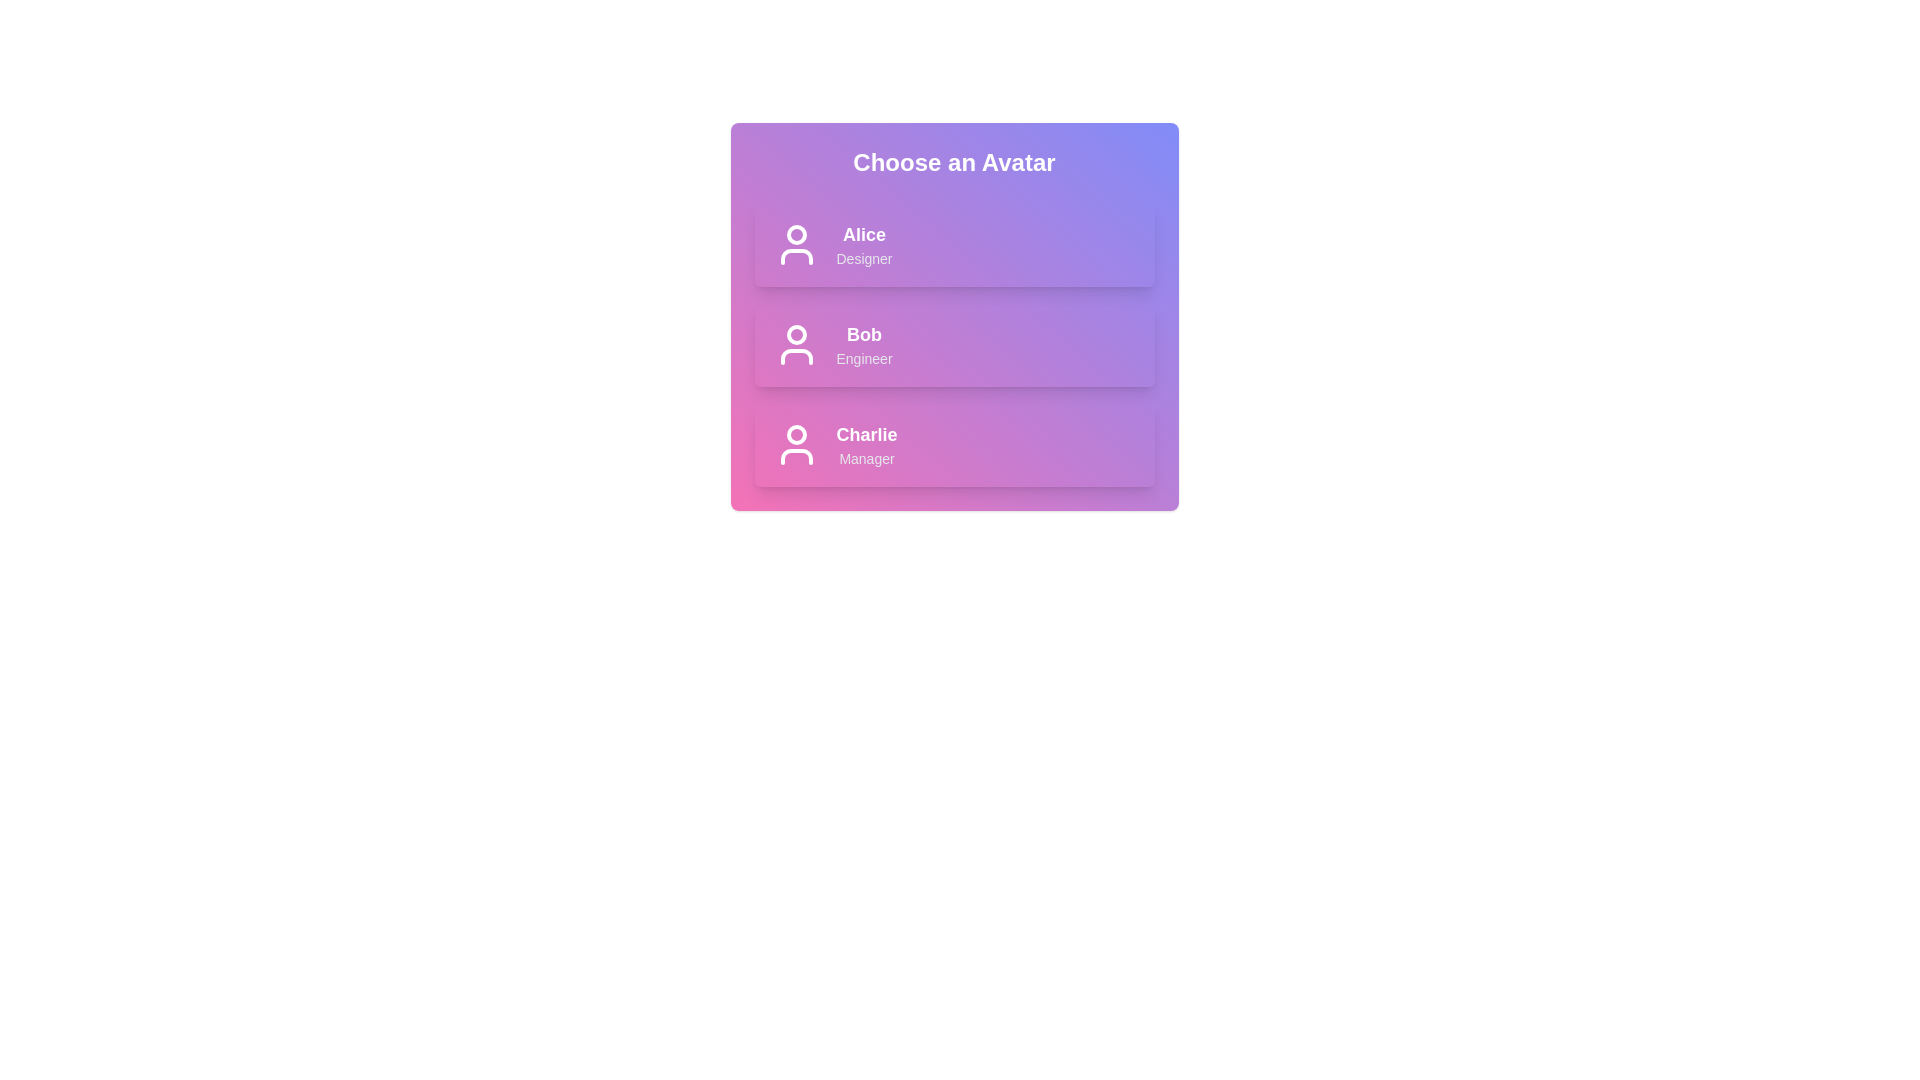 This screenshot has width=1920, height=1080. I want to click on the text label displaying 'Designer' in light gray, located below the name 'Alice' in the first list item of the card interface, so click(864, 257).